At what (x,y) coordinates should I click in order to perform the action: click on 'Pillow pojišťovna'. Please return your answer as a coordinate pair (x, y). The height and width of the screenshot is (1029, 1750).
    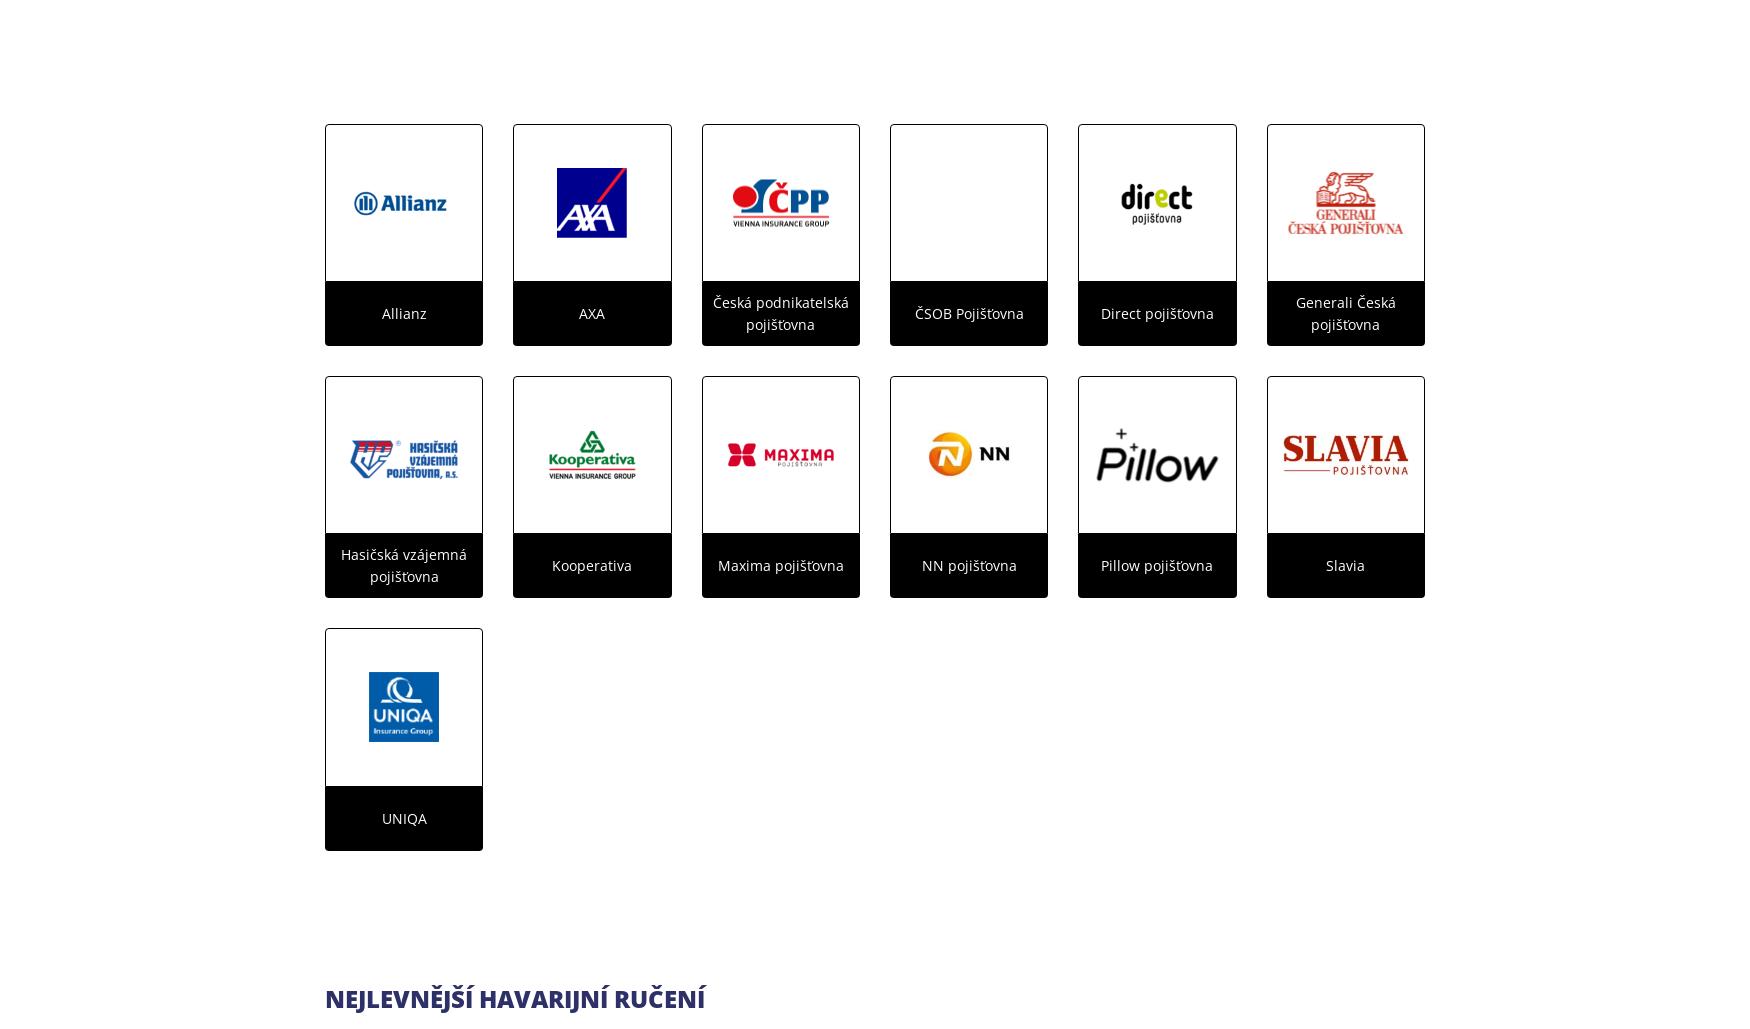
    Looking at the image, I should click on (1155, 564).